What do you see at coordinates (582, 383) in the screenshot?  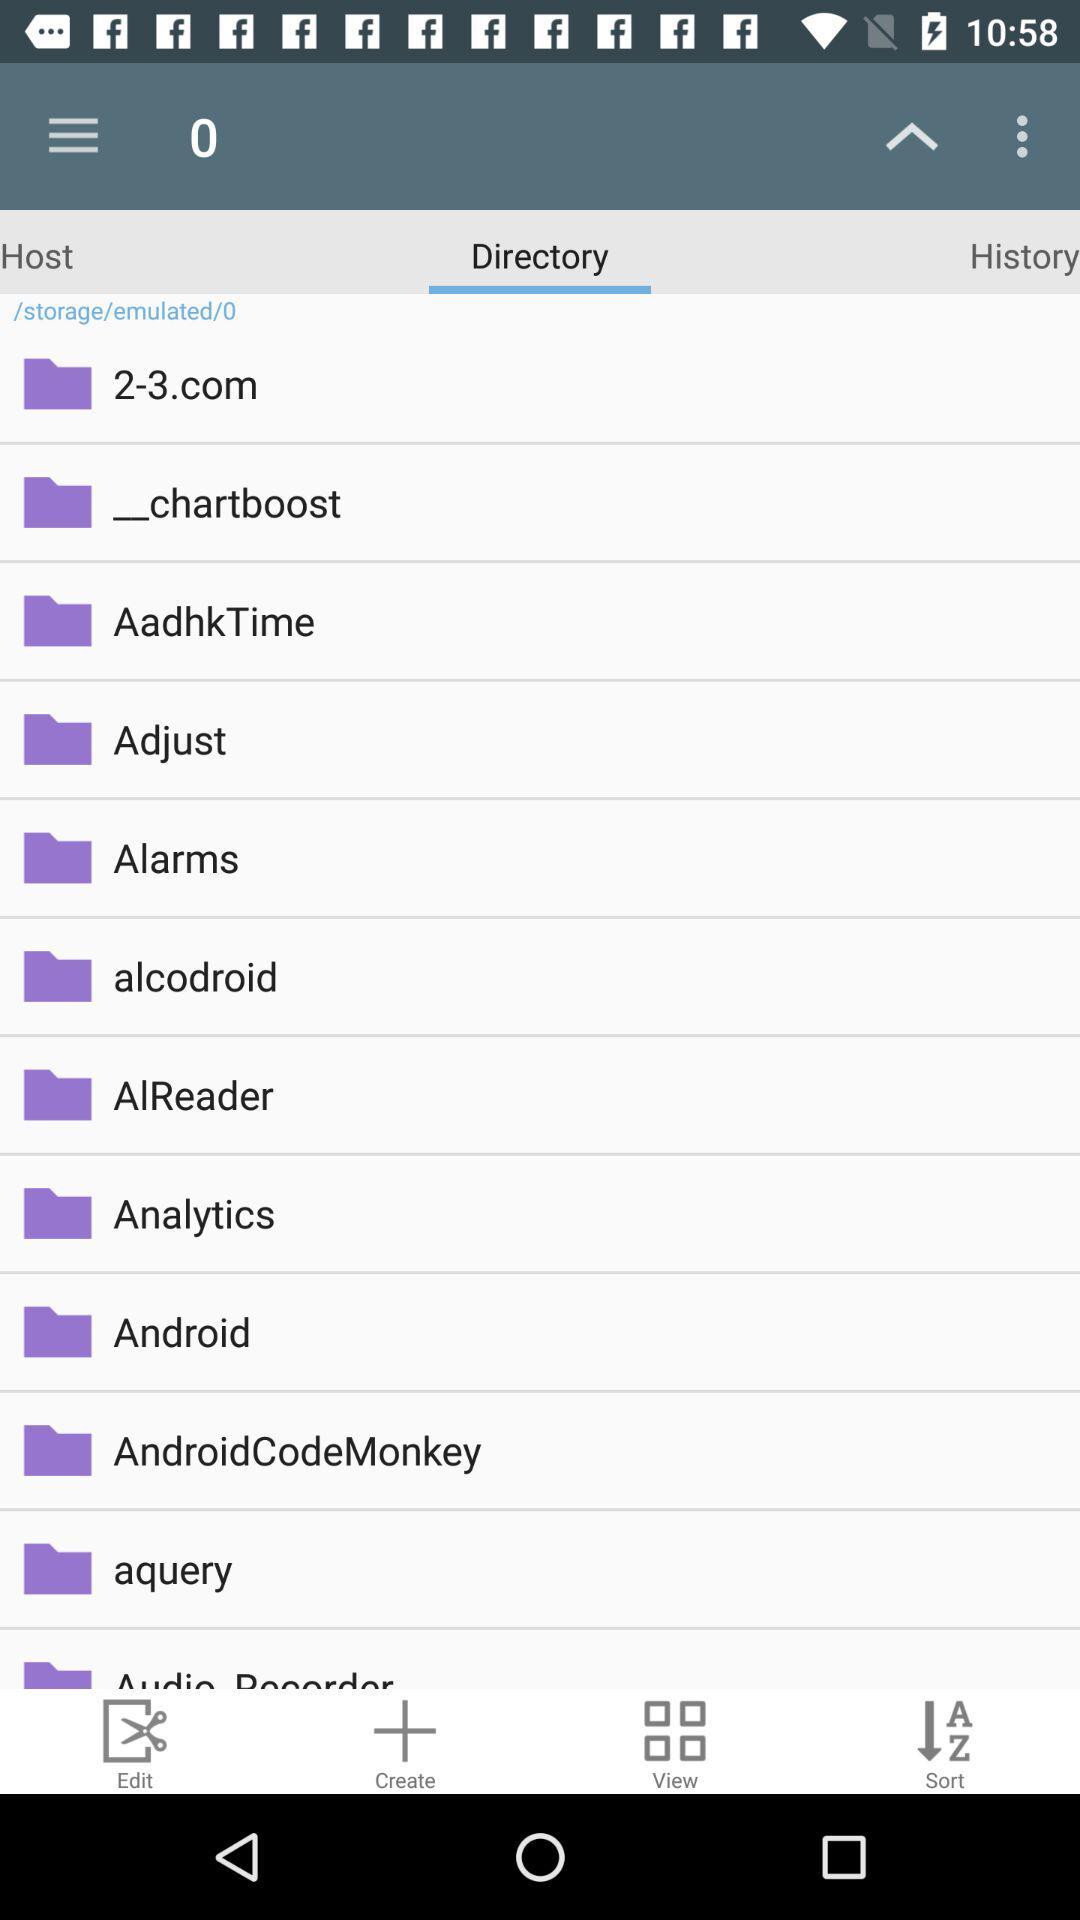 I see `the 2-3.com item` at bounding box center [582, 383].